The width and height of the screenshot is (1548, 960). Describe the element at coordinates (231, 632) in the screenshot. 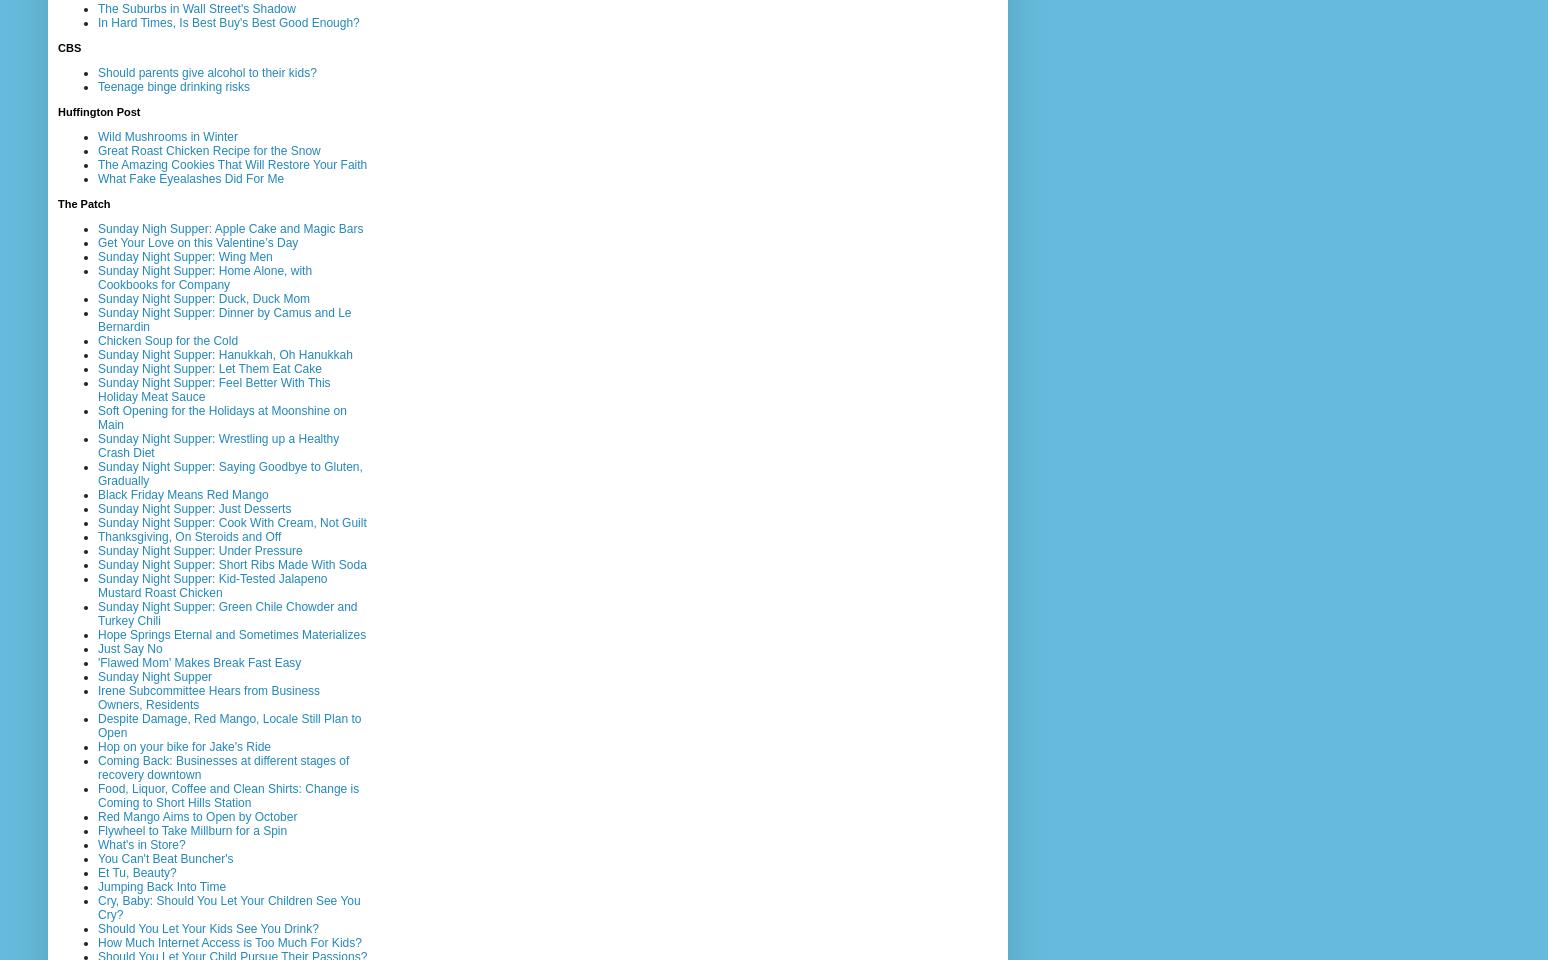

I see `'Hope Springs Eternal and Sometimes Materializes'` at that location.